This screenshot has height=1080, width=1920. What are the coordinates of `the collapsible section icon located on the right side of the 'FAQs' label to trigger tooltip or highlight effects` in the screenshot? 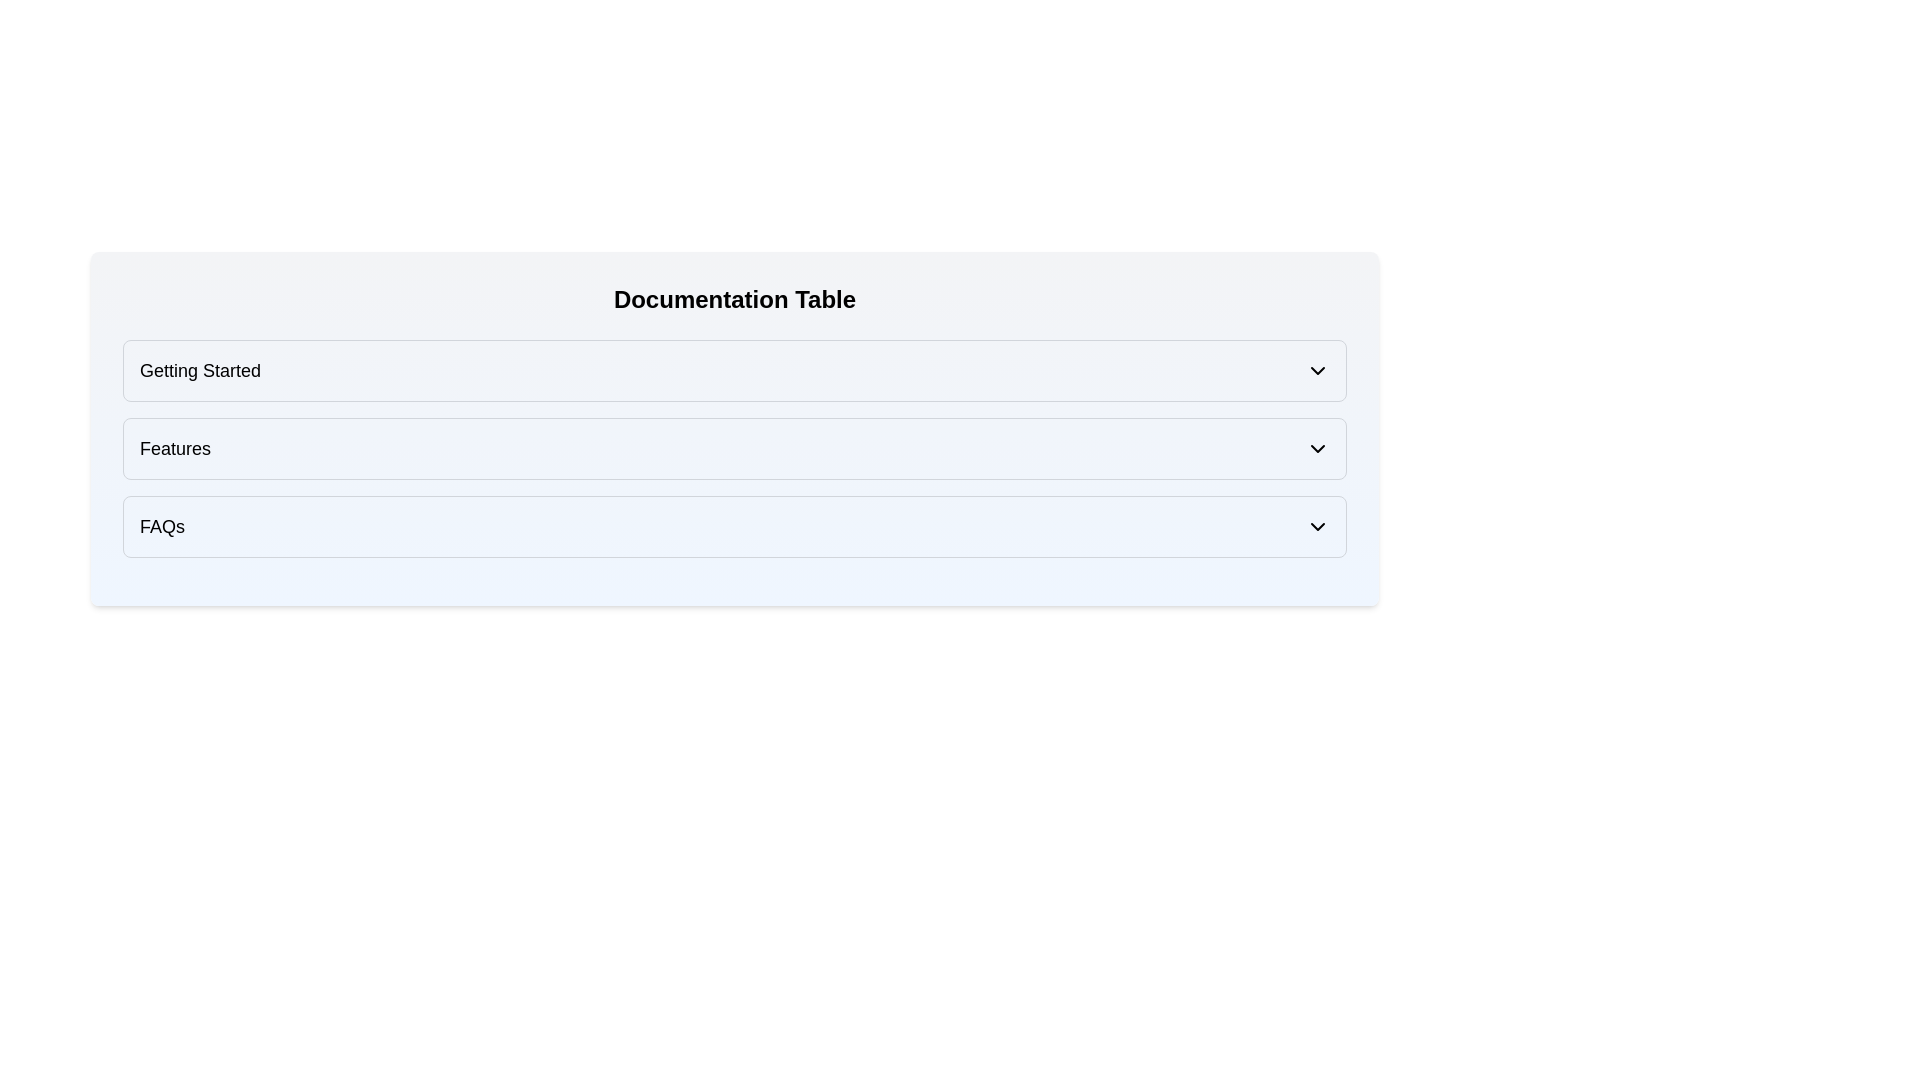 It's located at (1318, 526).